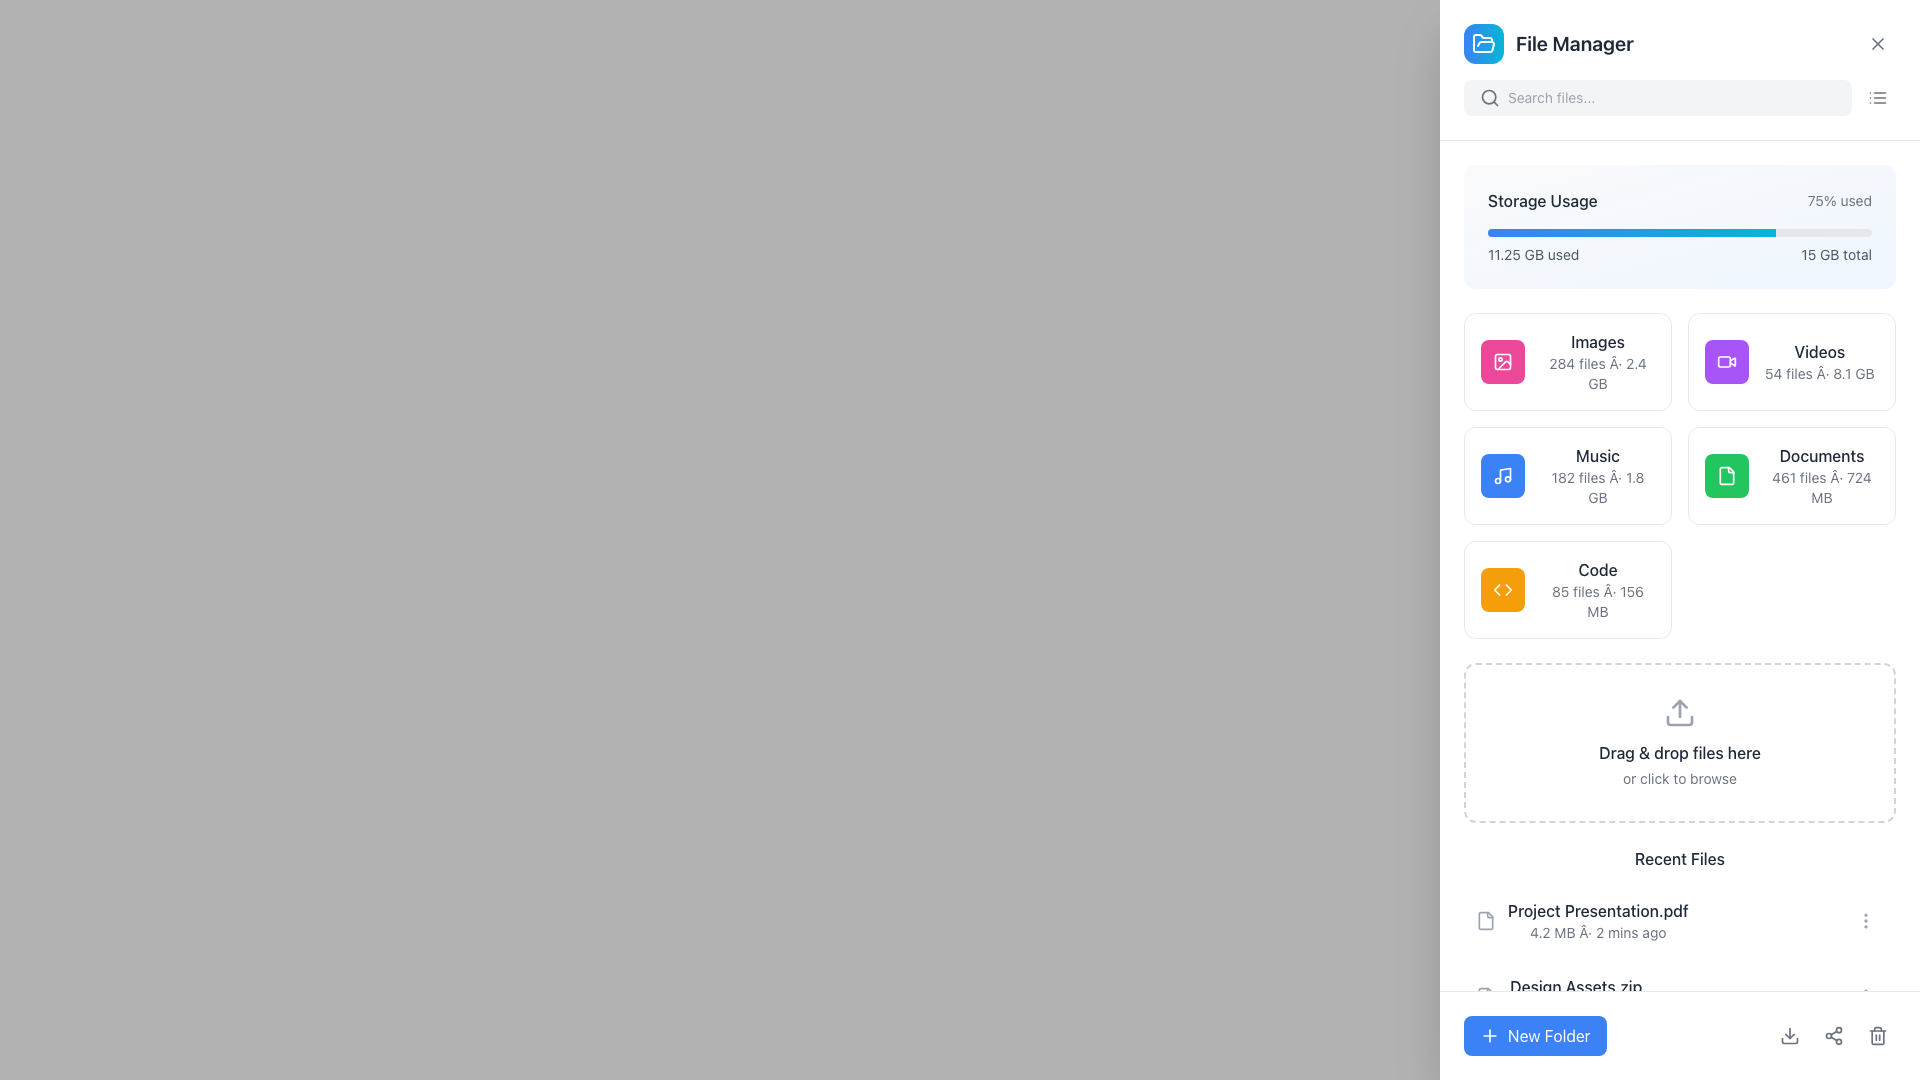 The image size is (1920, 1080). What do you see at coordinates (1575, 1009) in the screenshot?
I see `metadata text element located directly below the file name 'Design Assets.zip' in the 'Recent Files' list` at bounding box center [1575, 1009].